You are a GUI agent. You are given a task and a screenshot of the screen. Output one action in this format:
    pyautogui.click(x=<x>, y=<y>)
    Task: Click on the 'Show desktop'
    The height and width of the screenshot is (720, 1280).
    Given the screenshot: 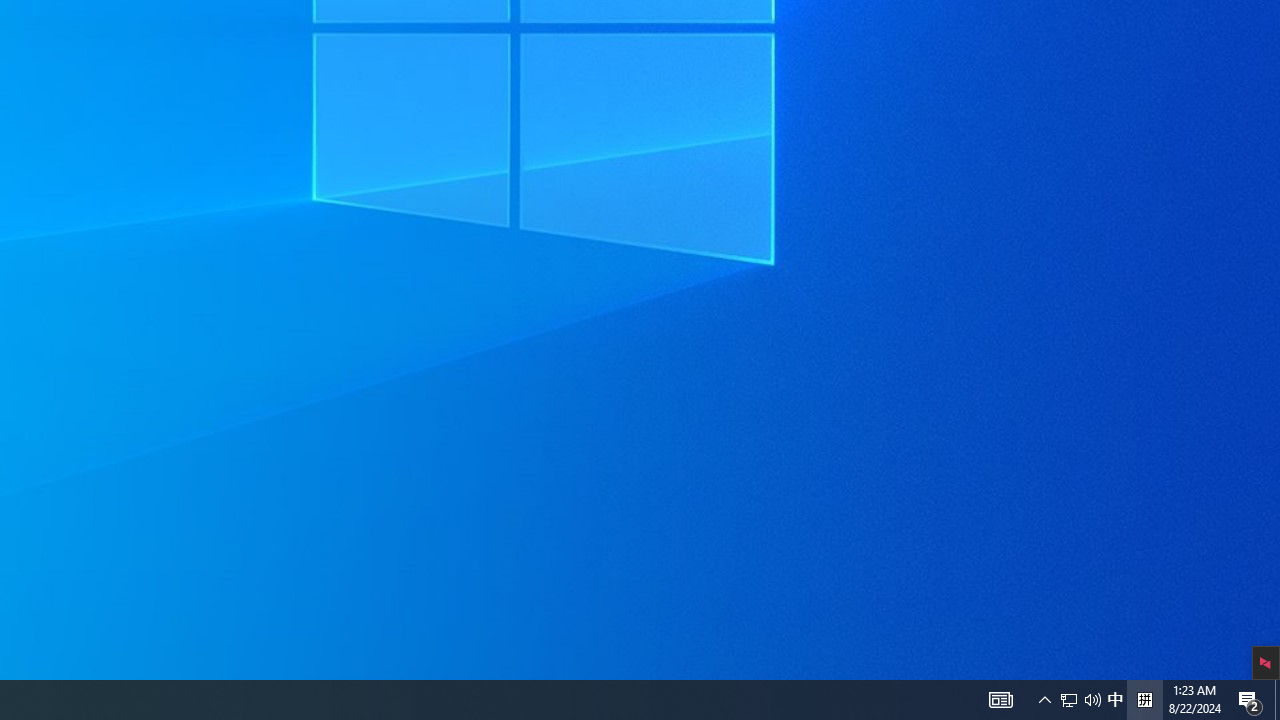 What is the action you would take?
    pyautogui.click(x=1250, y=698)
    